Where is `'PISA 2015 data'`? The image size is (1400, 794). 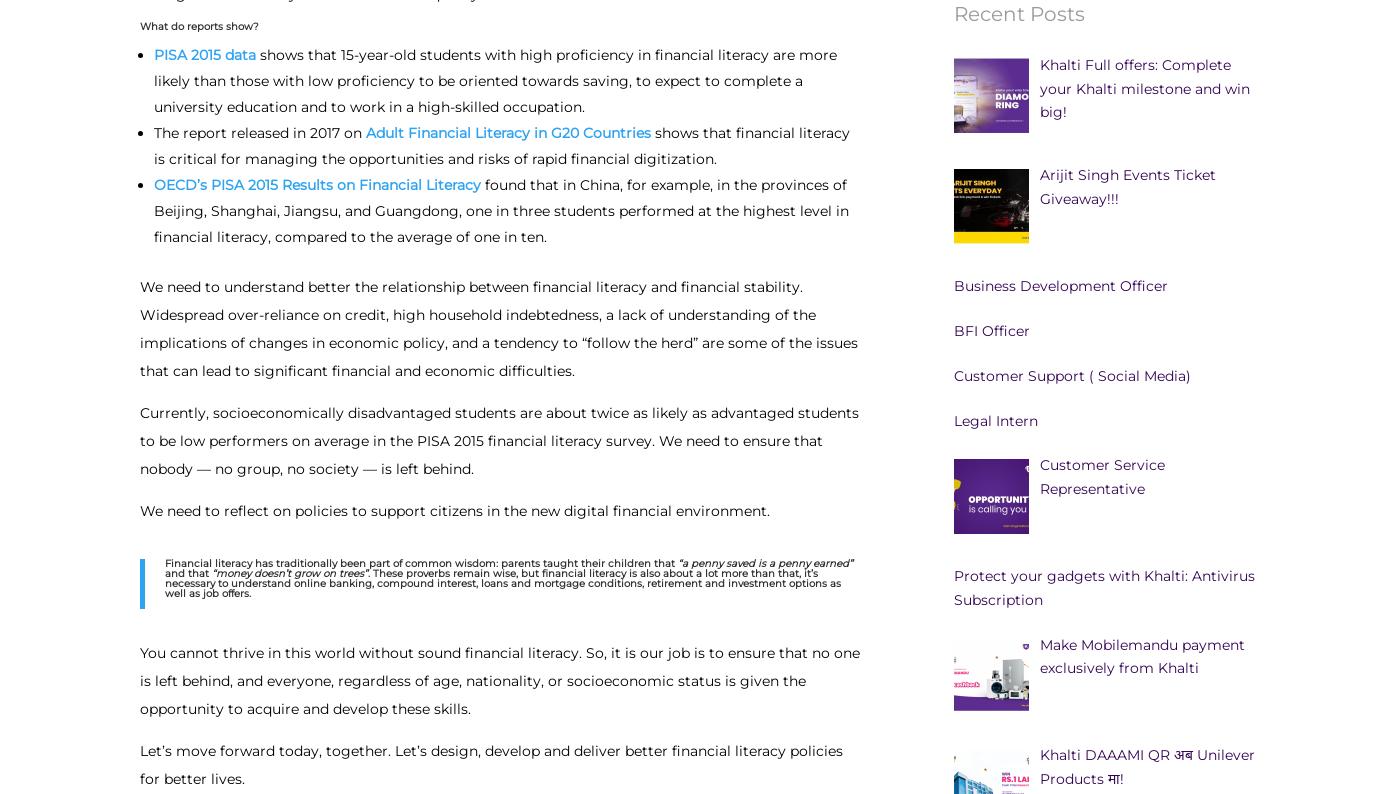
'PISA 2015 data' is located at coordinates (204, 53).